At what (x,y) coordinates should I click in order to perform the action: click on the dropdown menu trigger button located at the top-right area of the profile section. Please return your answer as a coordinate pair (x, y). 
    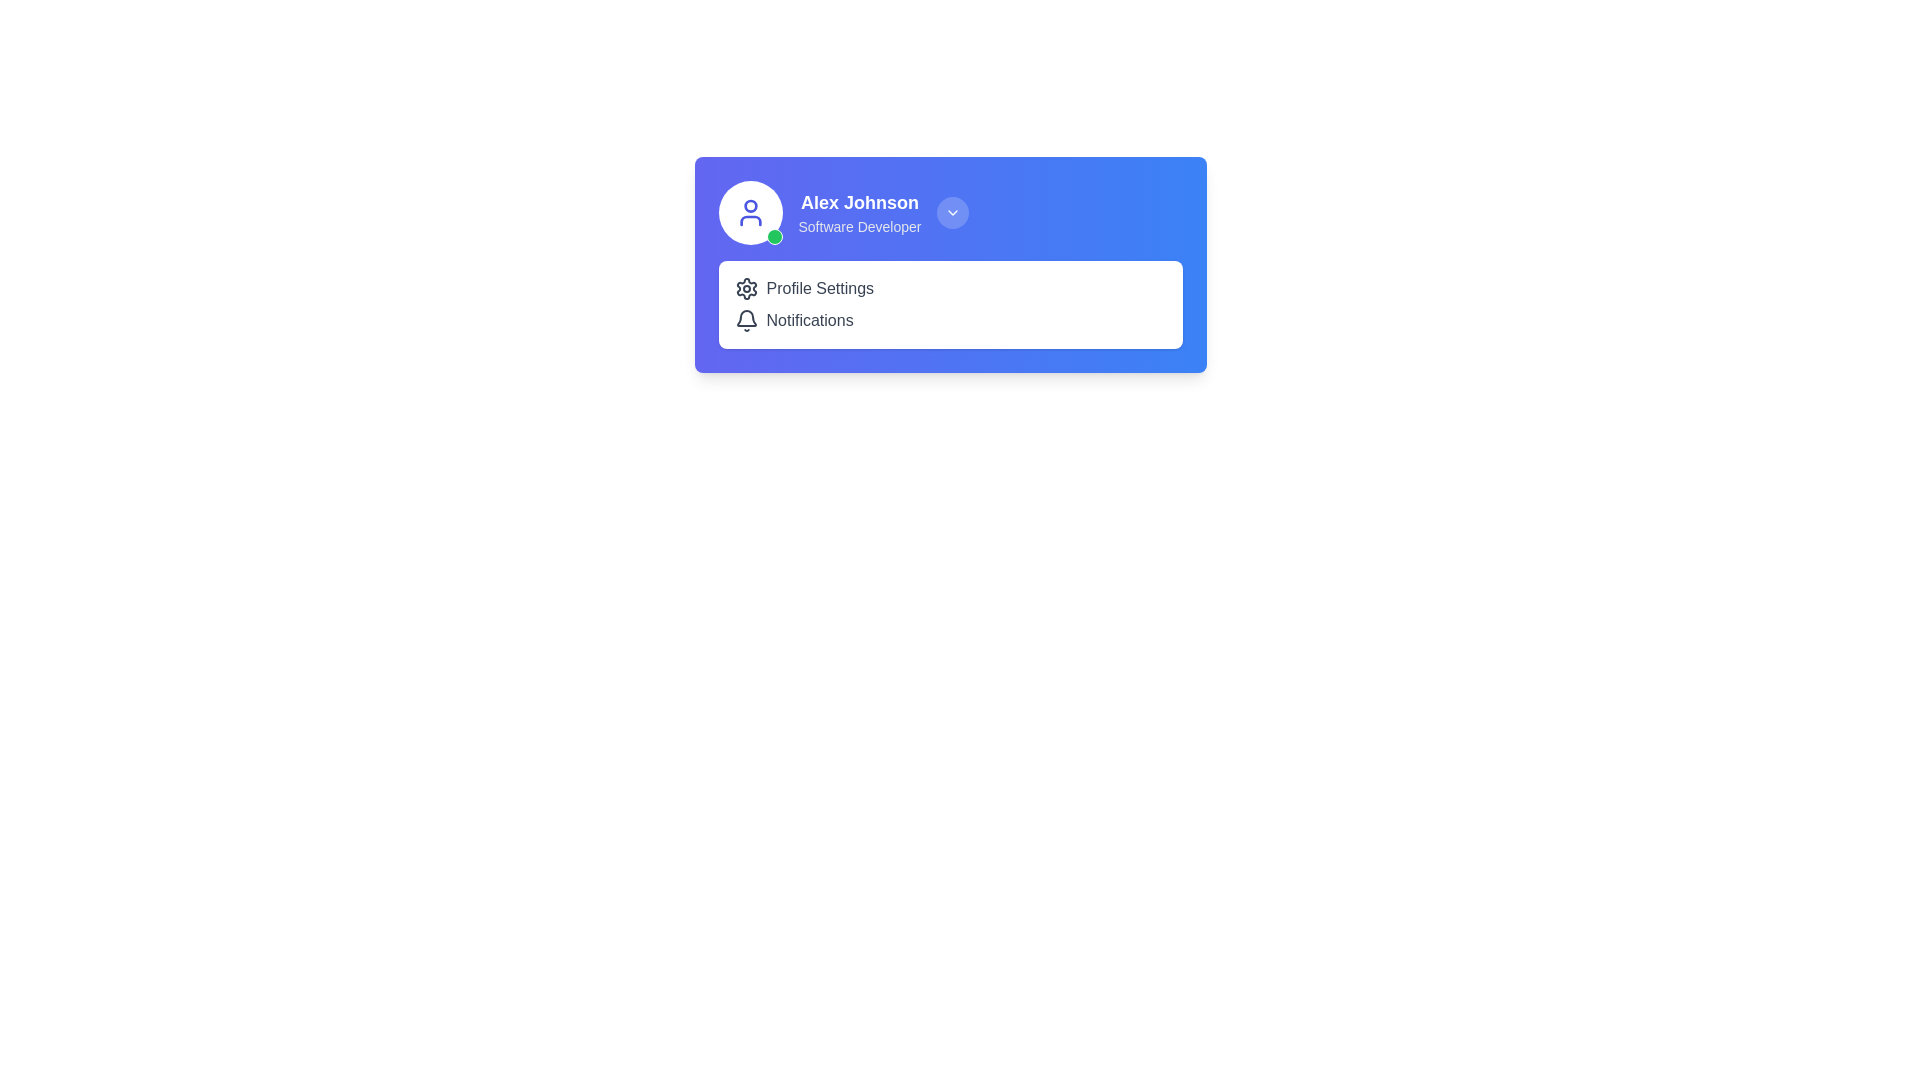
    Looking at the image, I should click on (952, 212).